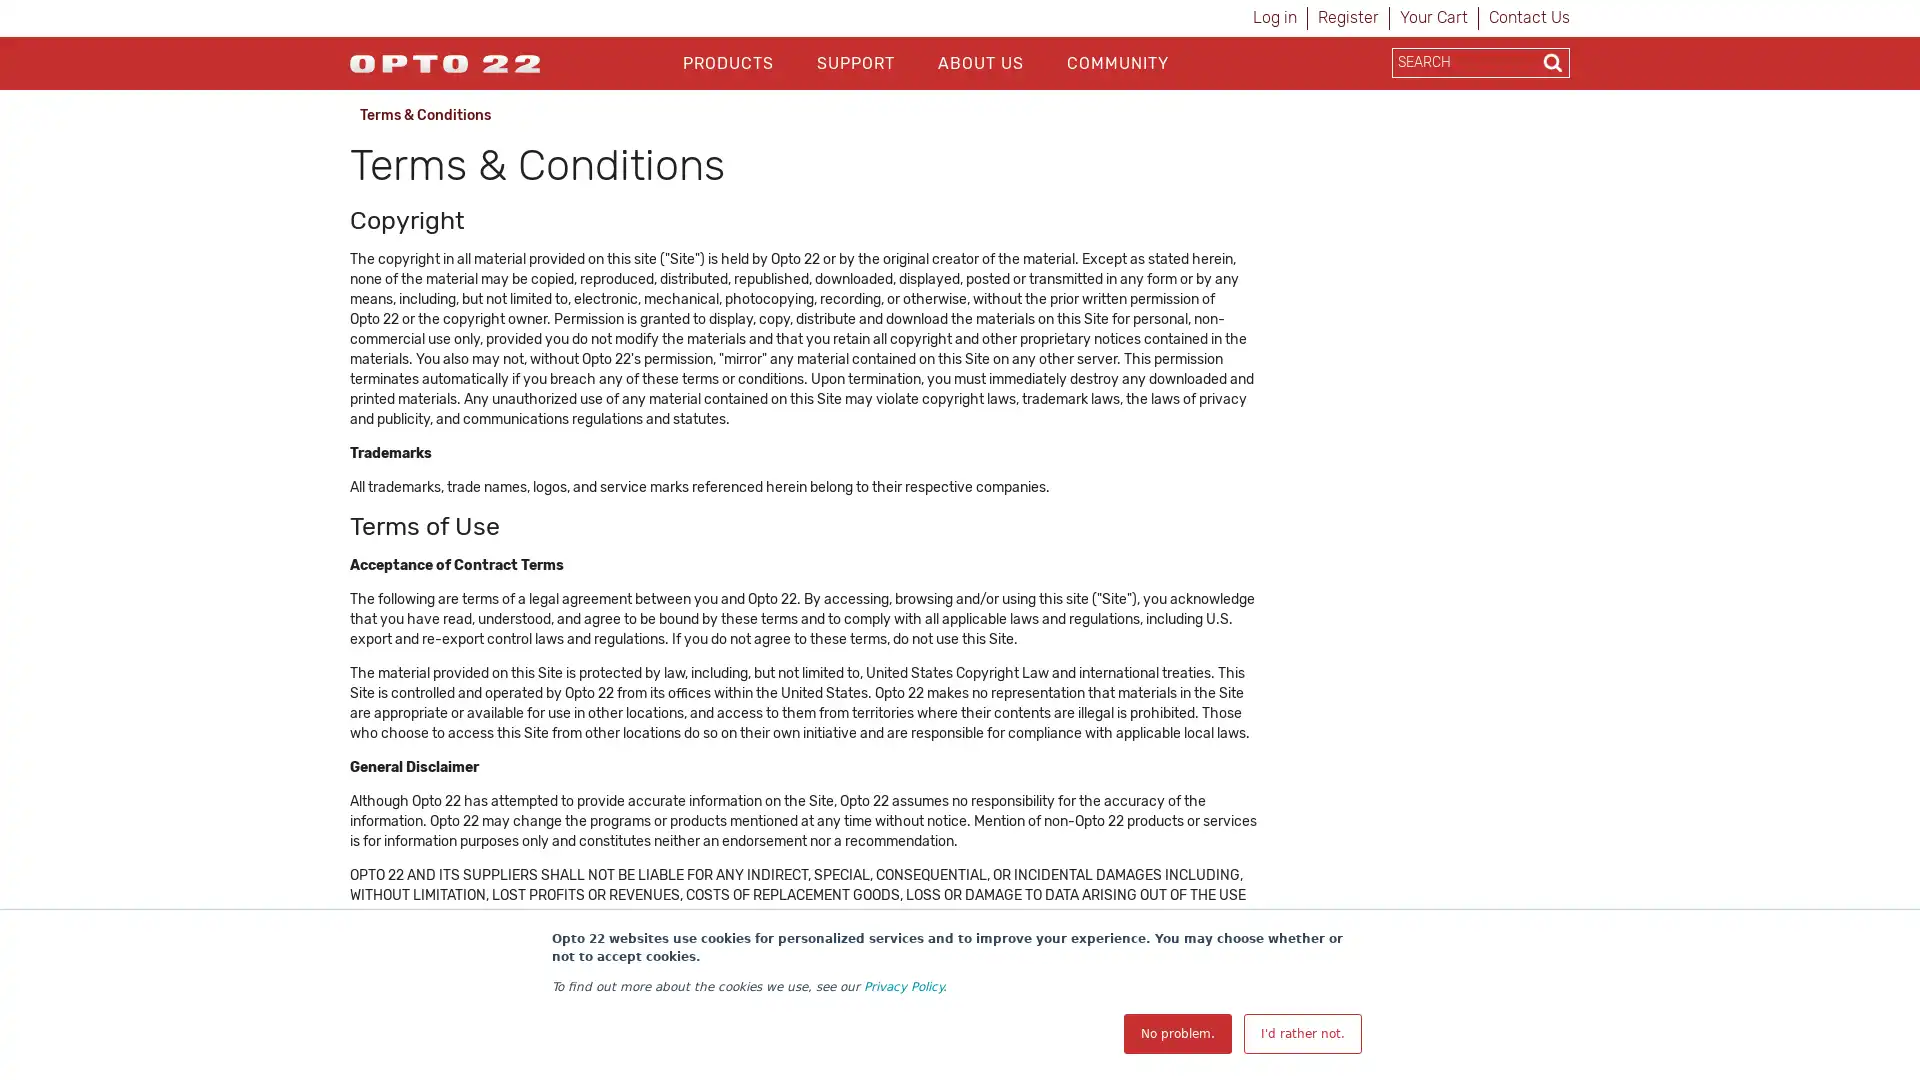  I want to click on I'd rather not., so click(1302, 1033).